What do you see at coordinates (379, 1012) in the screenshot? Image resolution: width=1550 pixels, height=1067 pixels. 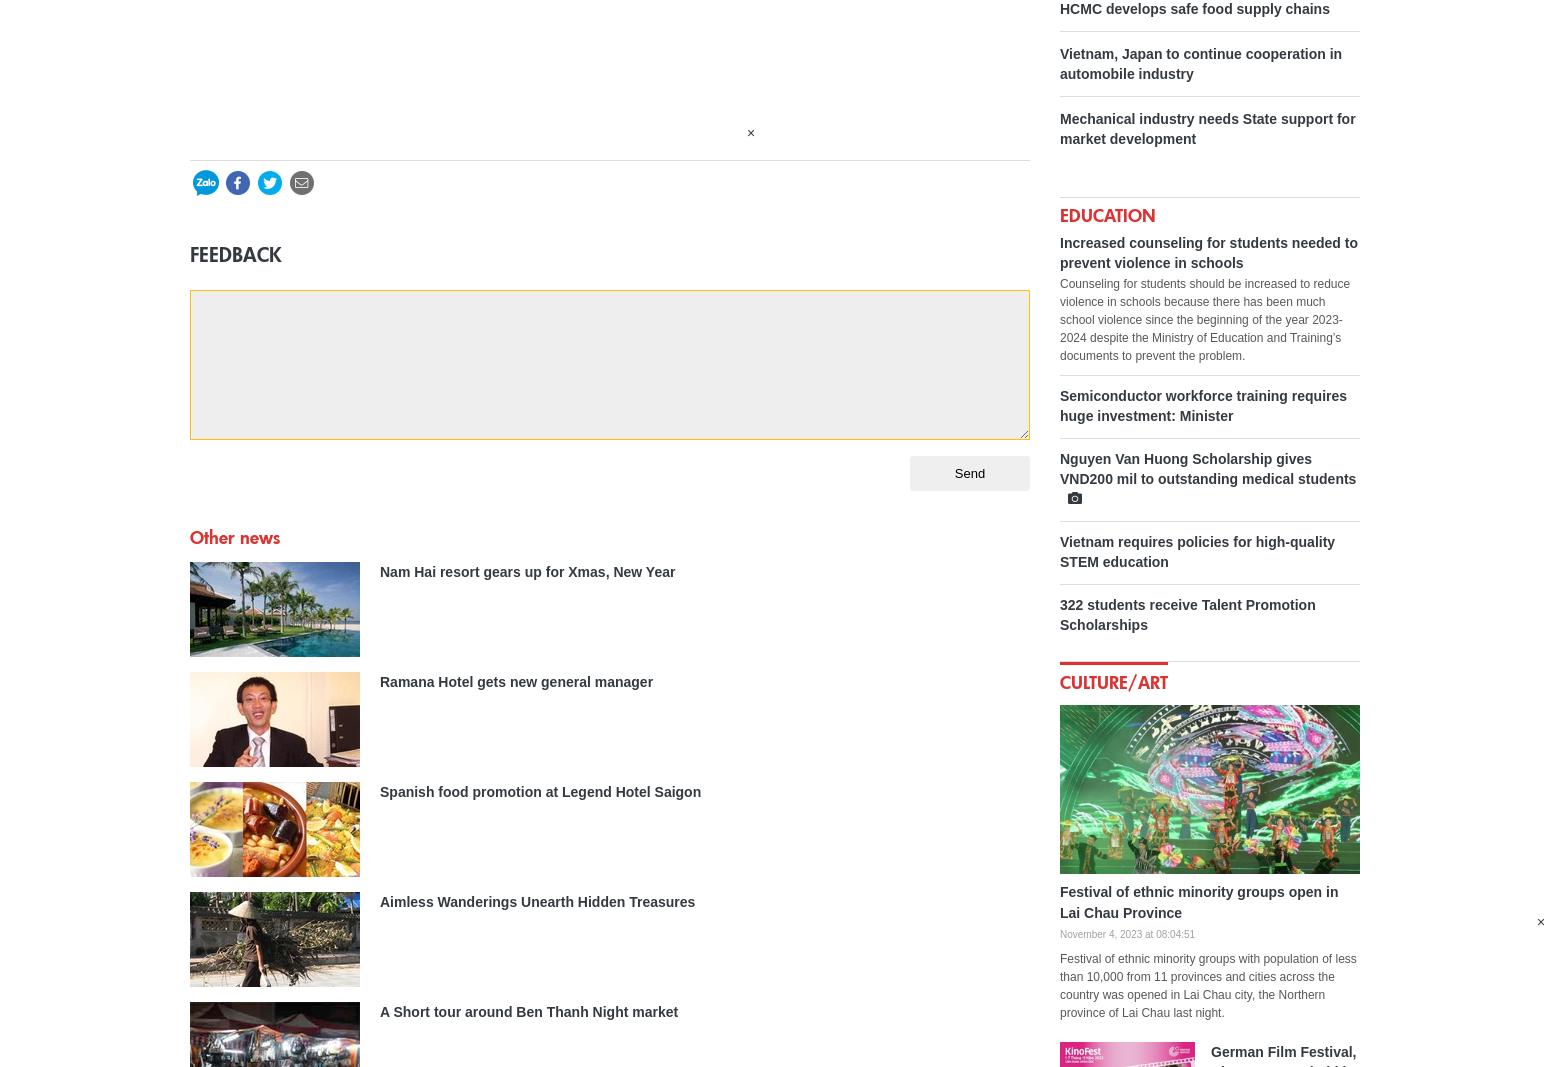 I see `'A Short tour around Ben Thanh Night market'` at bounding box center [379, 1012].